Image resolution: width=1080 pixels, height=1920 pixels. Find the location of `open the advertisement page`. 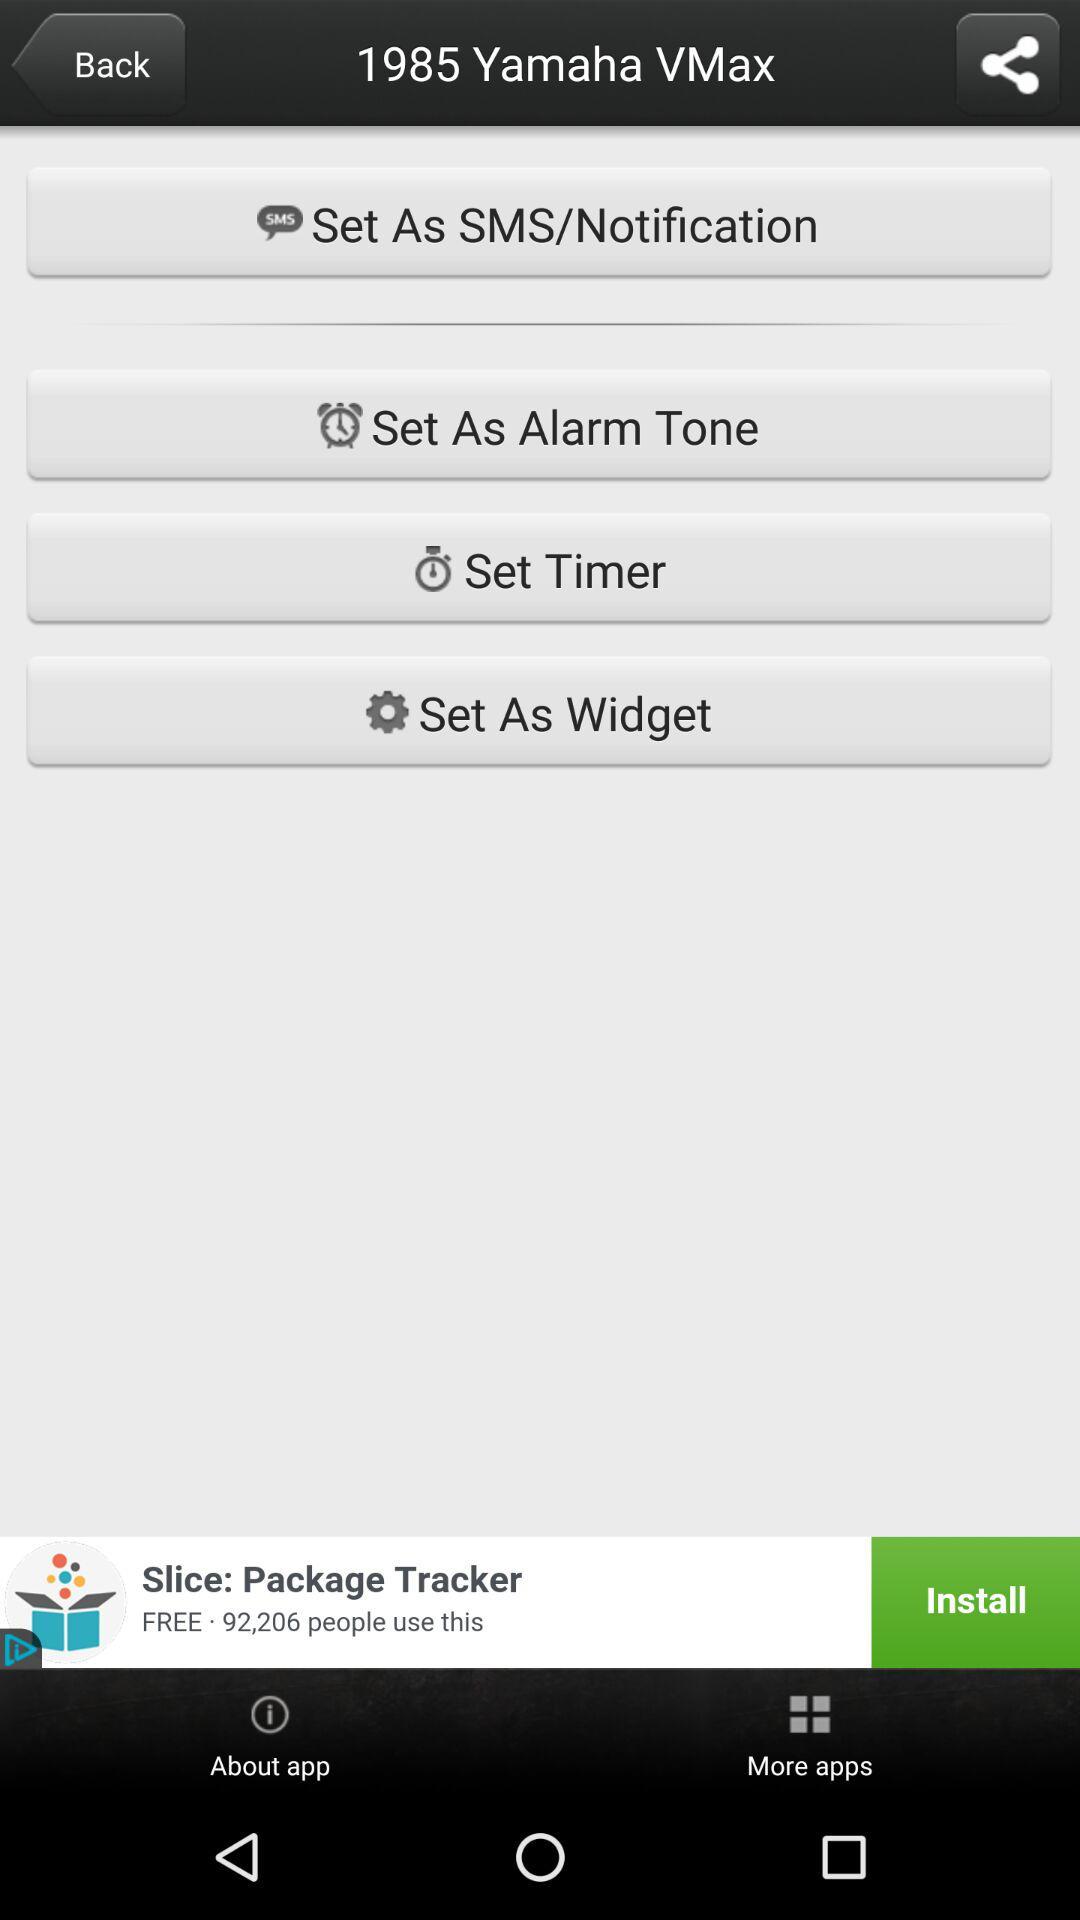

open the advertisement page is located at coordinates (540, 1602).